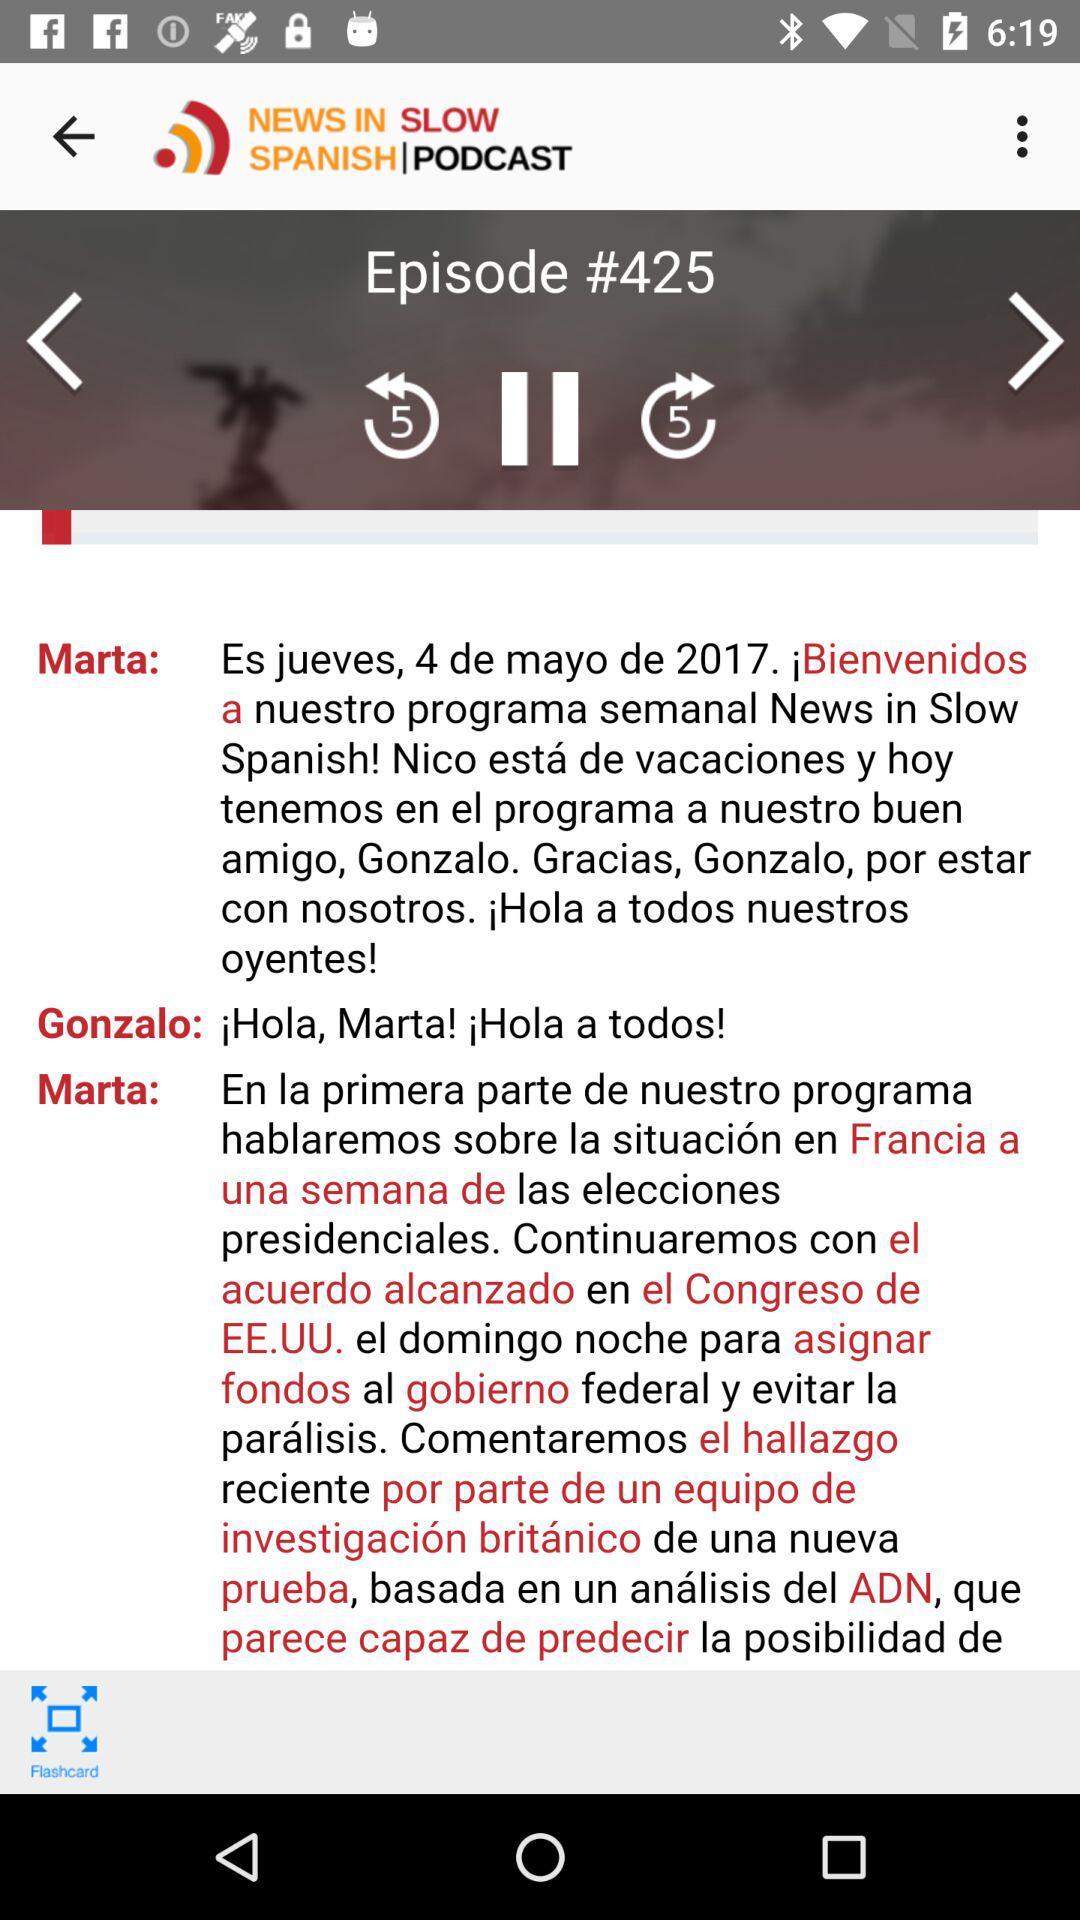 Image resolution: width=1080 pixels, height=1920 pixels. I want to click on the pause icon, so click(540, 424).